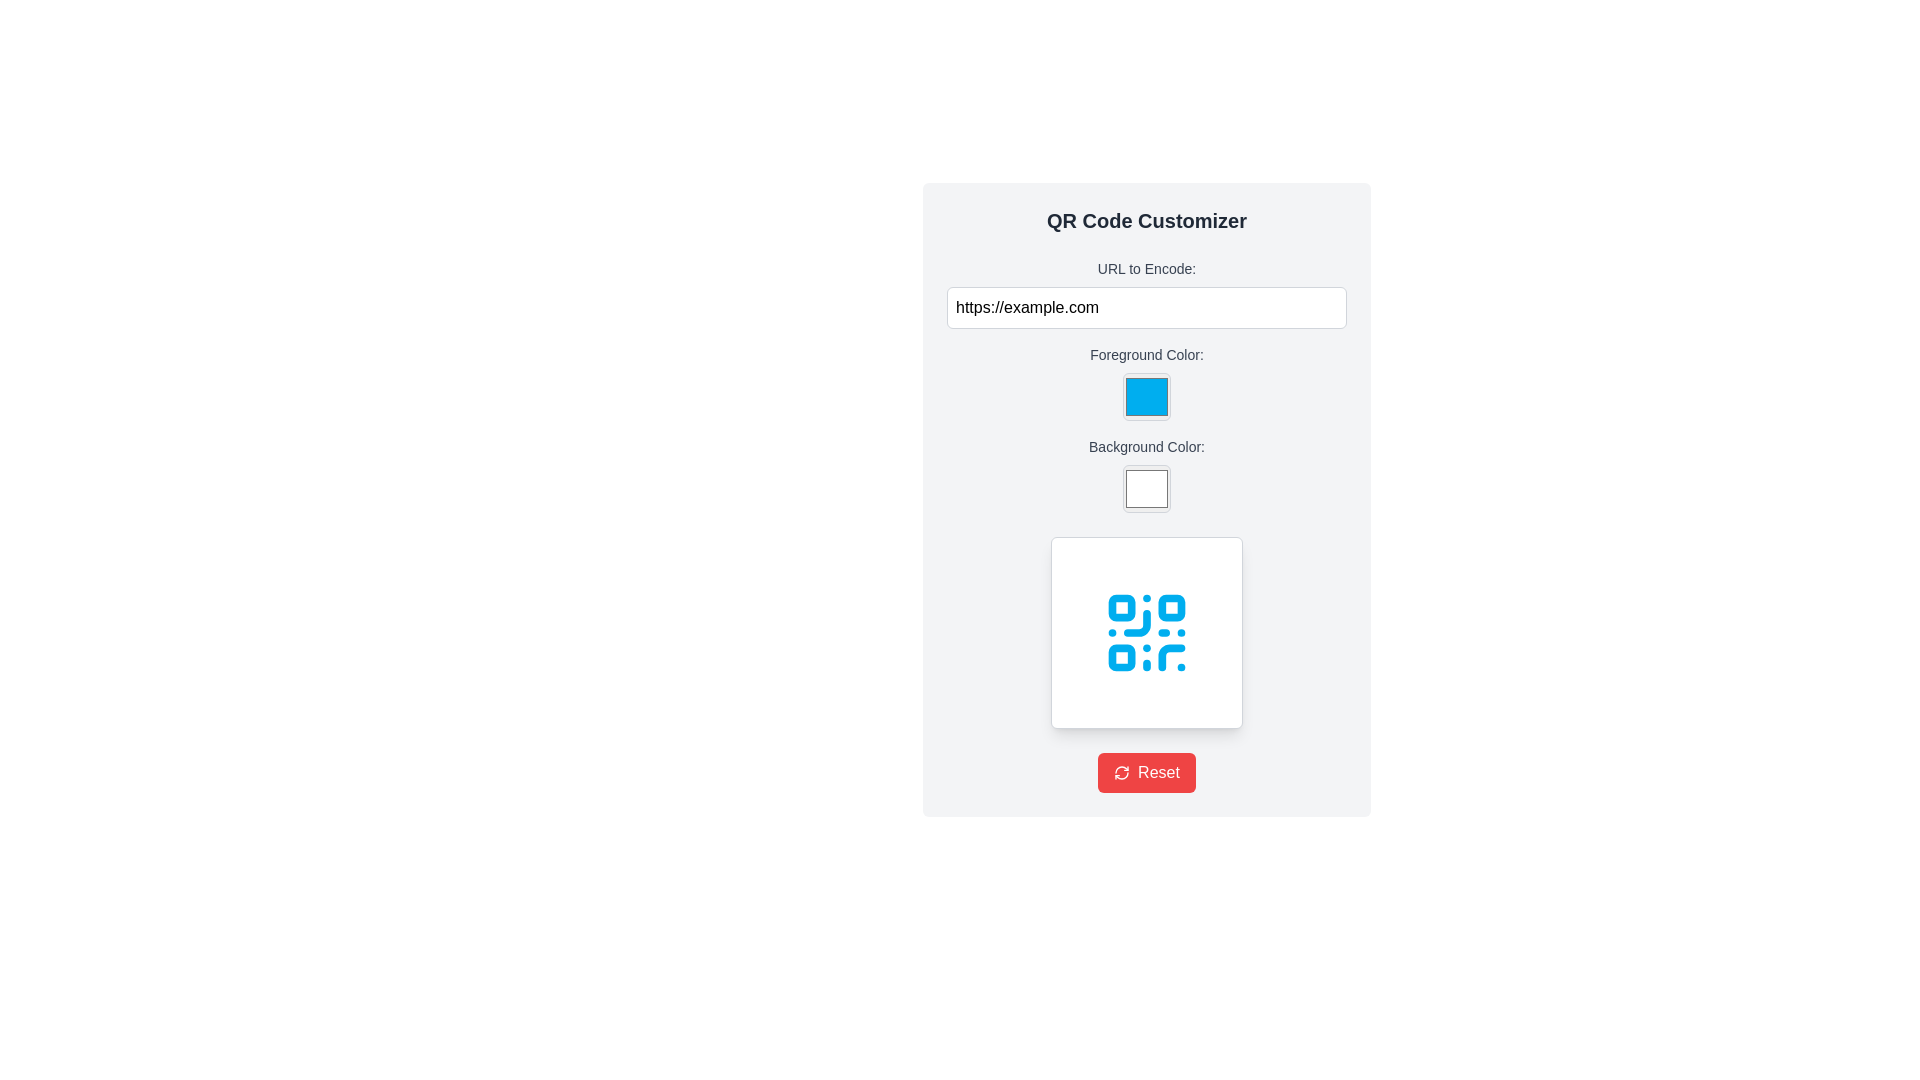  What do you see at coordinates (1147, 220) in the screenshot?
I see `the 'QR Code Customizer' text label, which is a bold, prominent heading at the top of the section, styled in dark gray and located above input fields` at bounding box center [1147, 220].